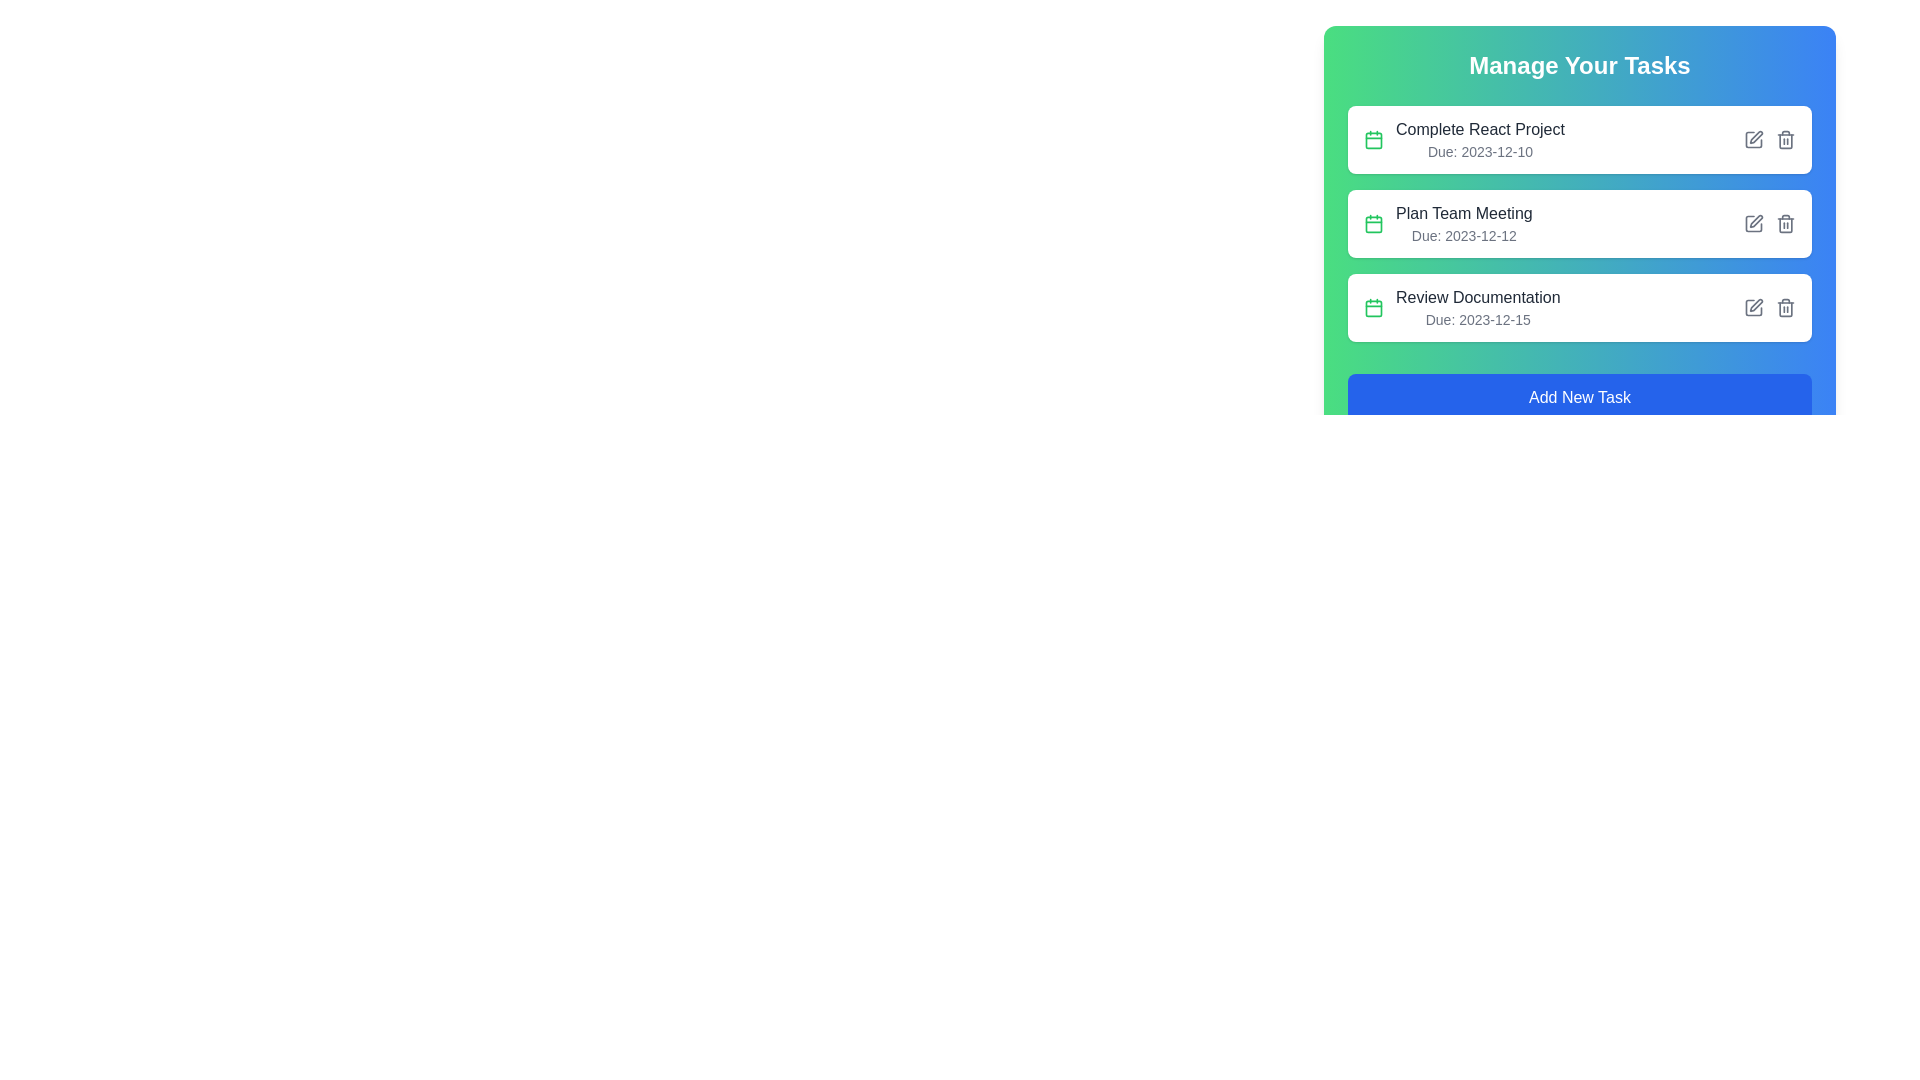 Image resolution: width=1920 pixels, height=1080 pixels. What do you see at coordinates (1372, 223) in the screenshot?
I see `the square with rounded corners that is part of the calendar icon in the second task row of the task manager layout` at bounding box center [1372, 223].